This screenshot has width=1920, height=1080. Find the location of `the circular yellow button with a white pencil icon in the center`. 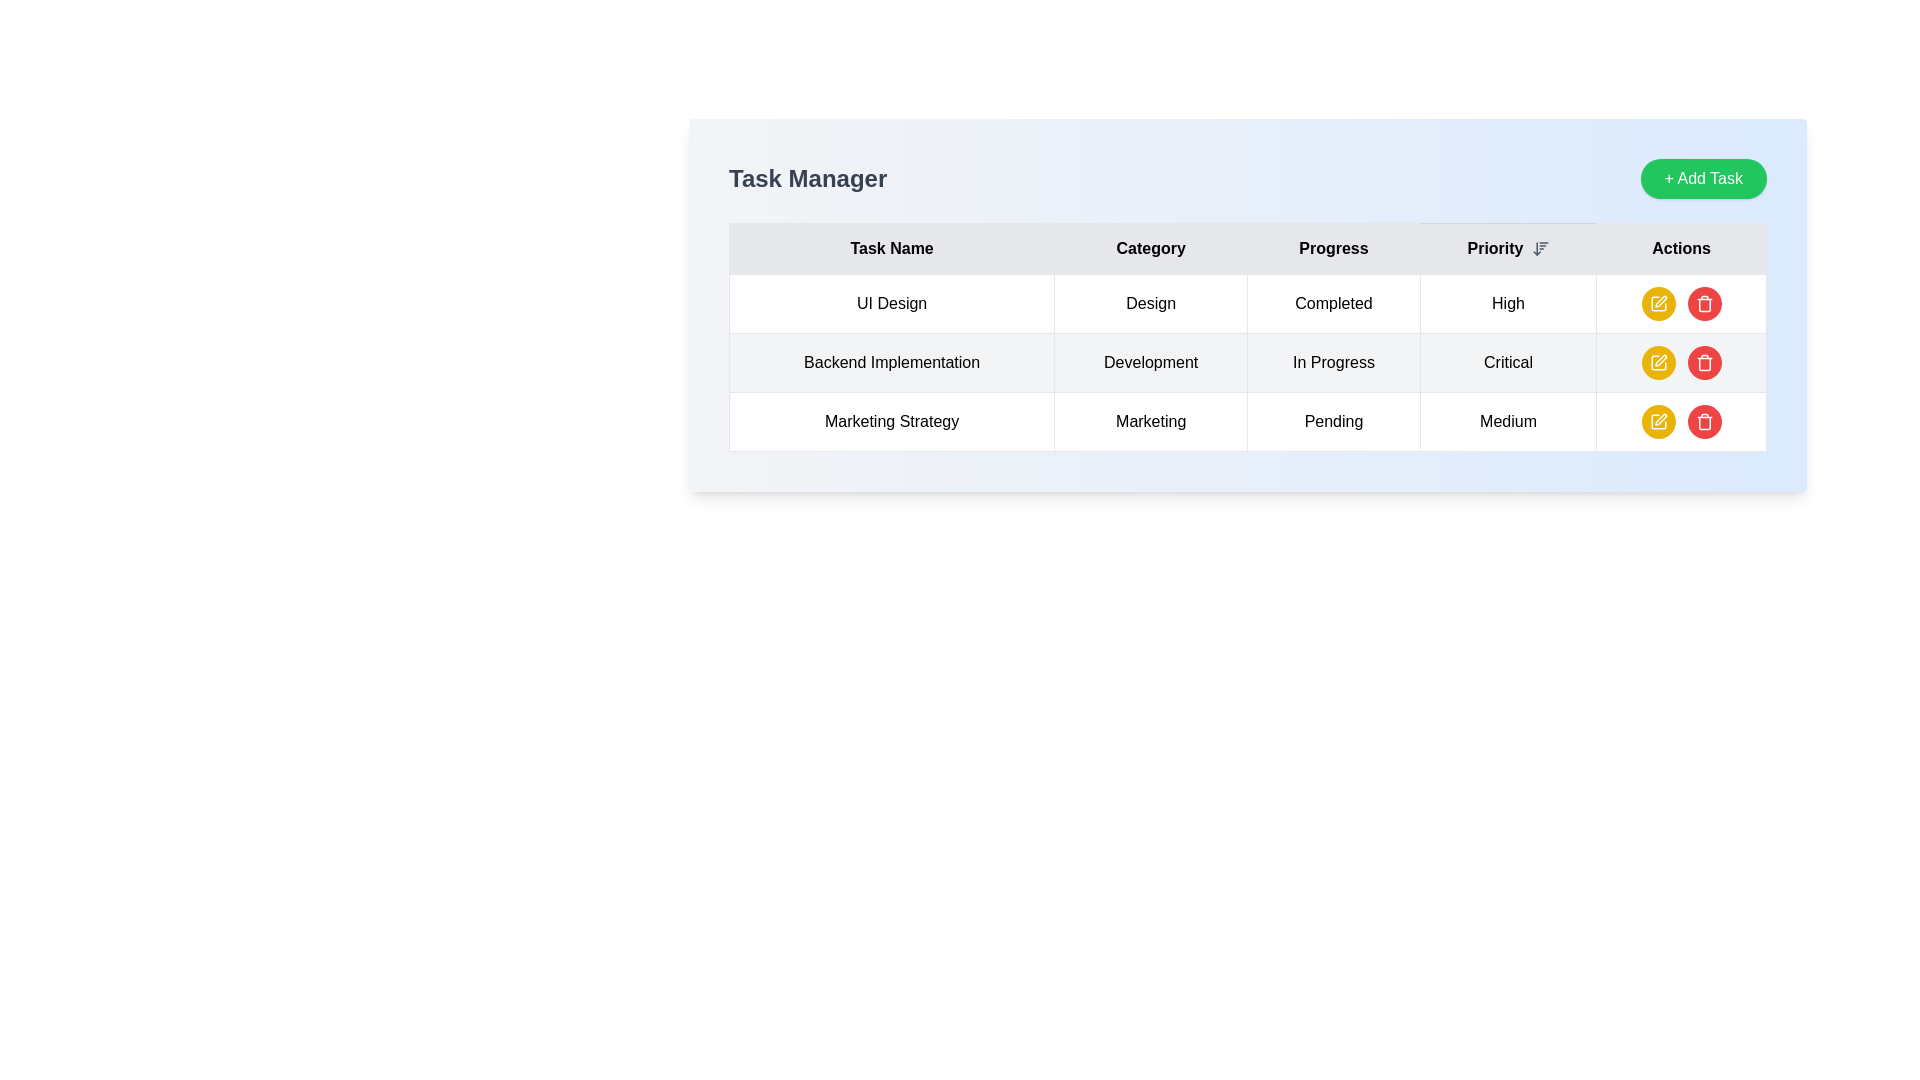

the circular yellow button with a white pencil icon in the center is located at coordinates (1658, 304).